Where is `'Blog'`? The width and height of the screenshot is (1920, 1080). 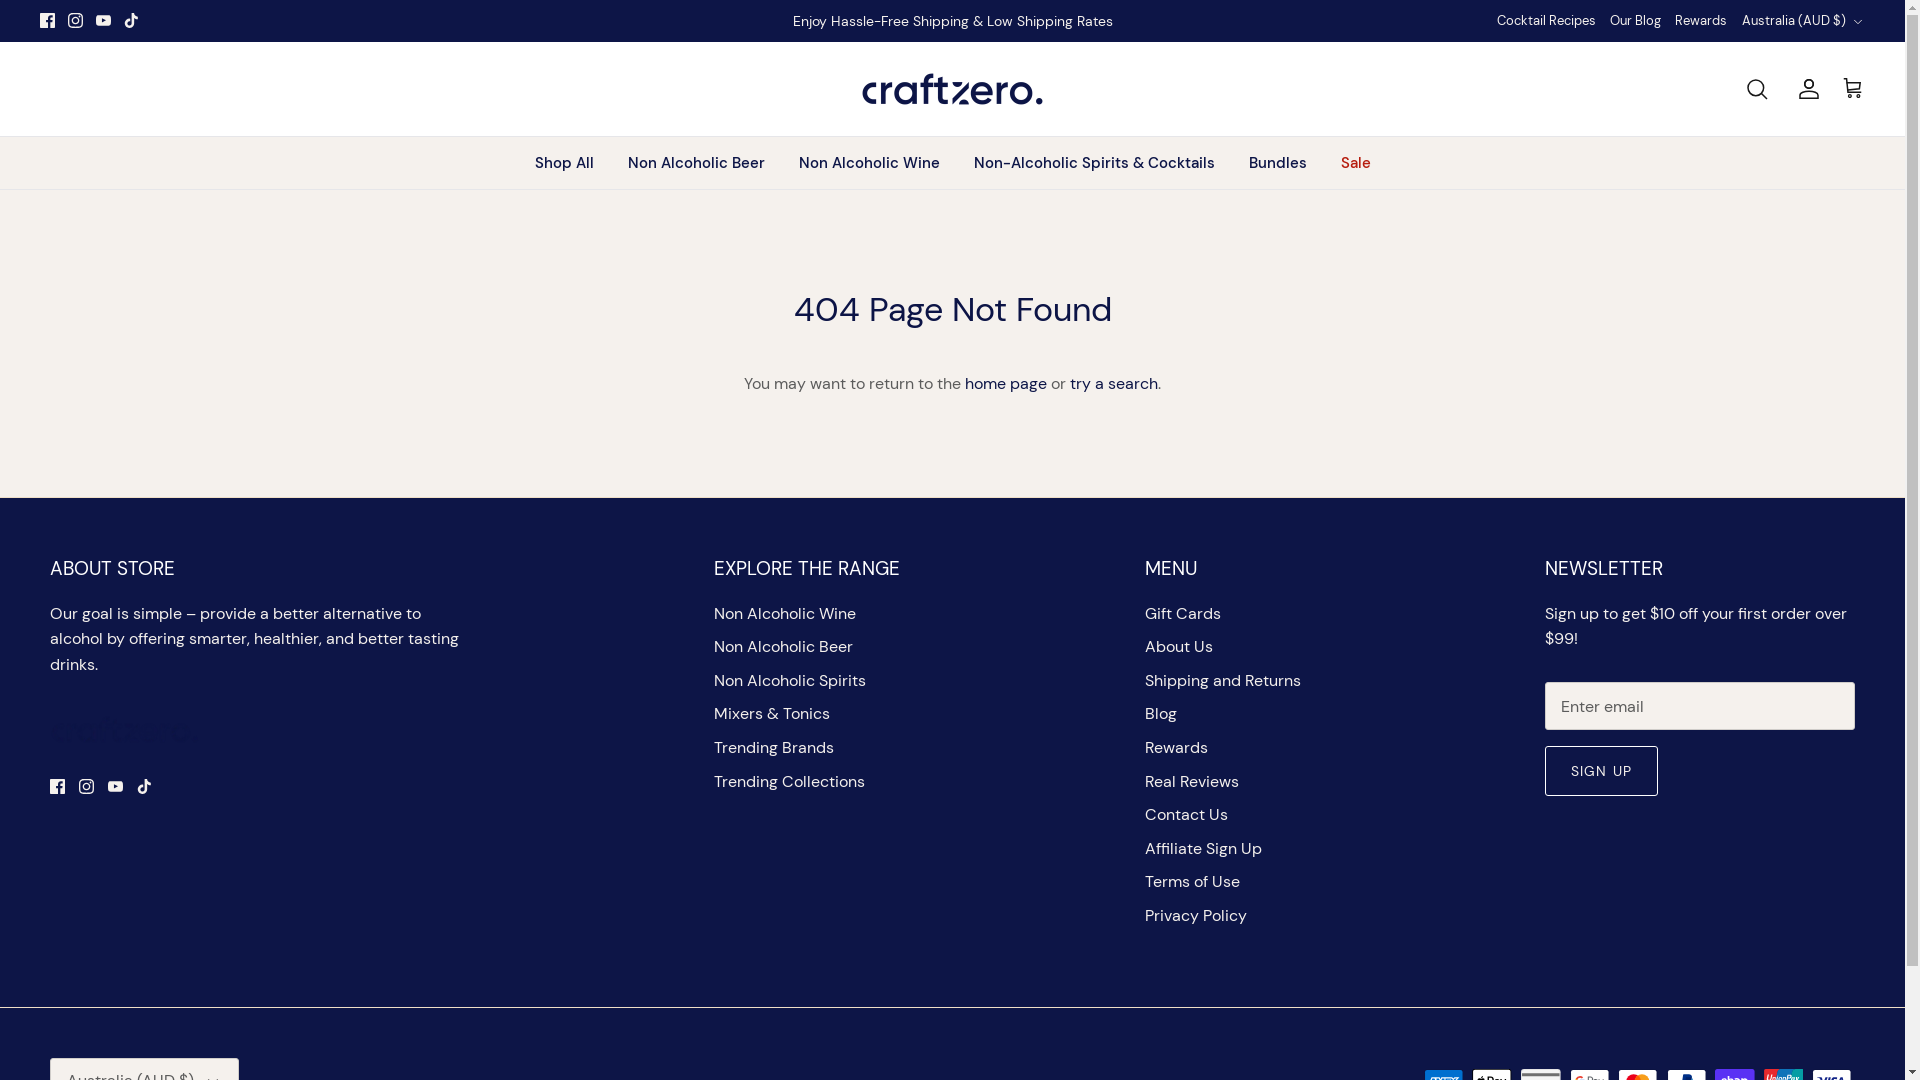
'Blog' is located at coordinates (1161, 712).